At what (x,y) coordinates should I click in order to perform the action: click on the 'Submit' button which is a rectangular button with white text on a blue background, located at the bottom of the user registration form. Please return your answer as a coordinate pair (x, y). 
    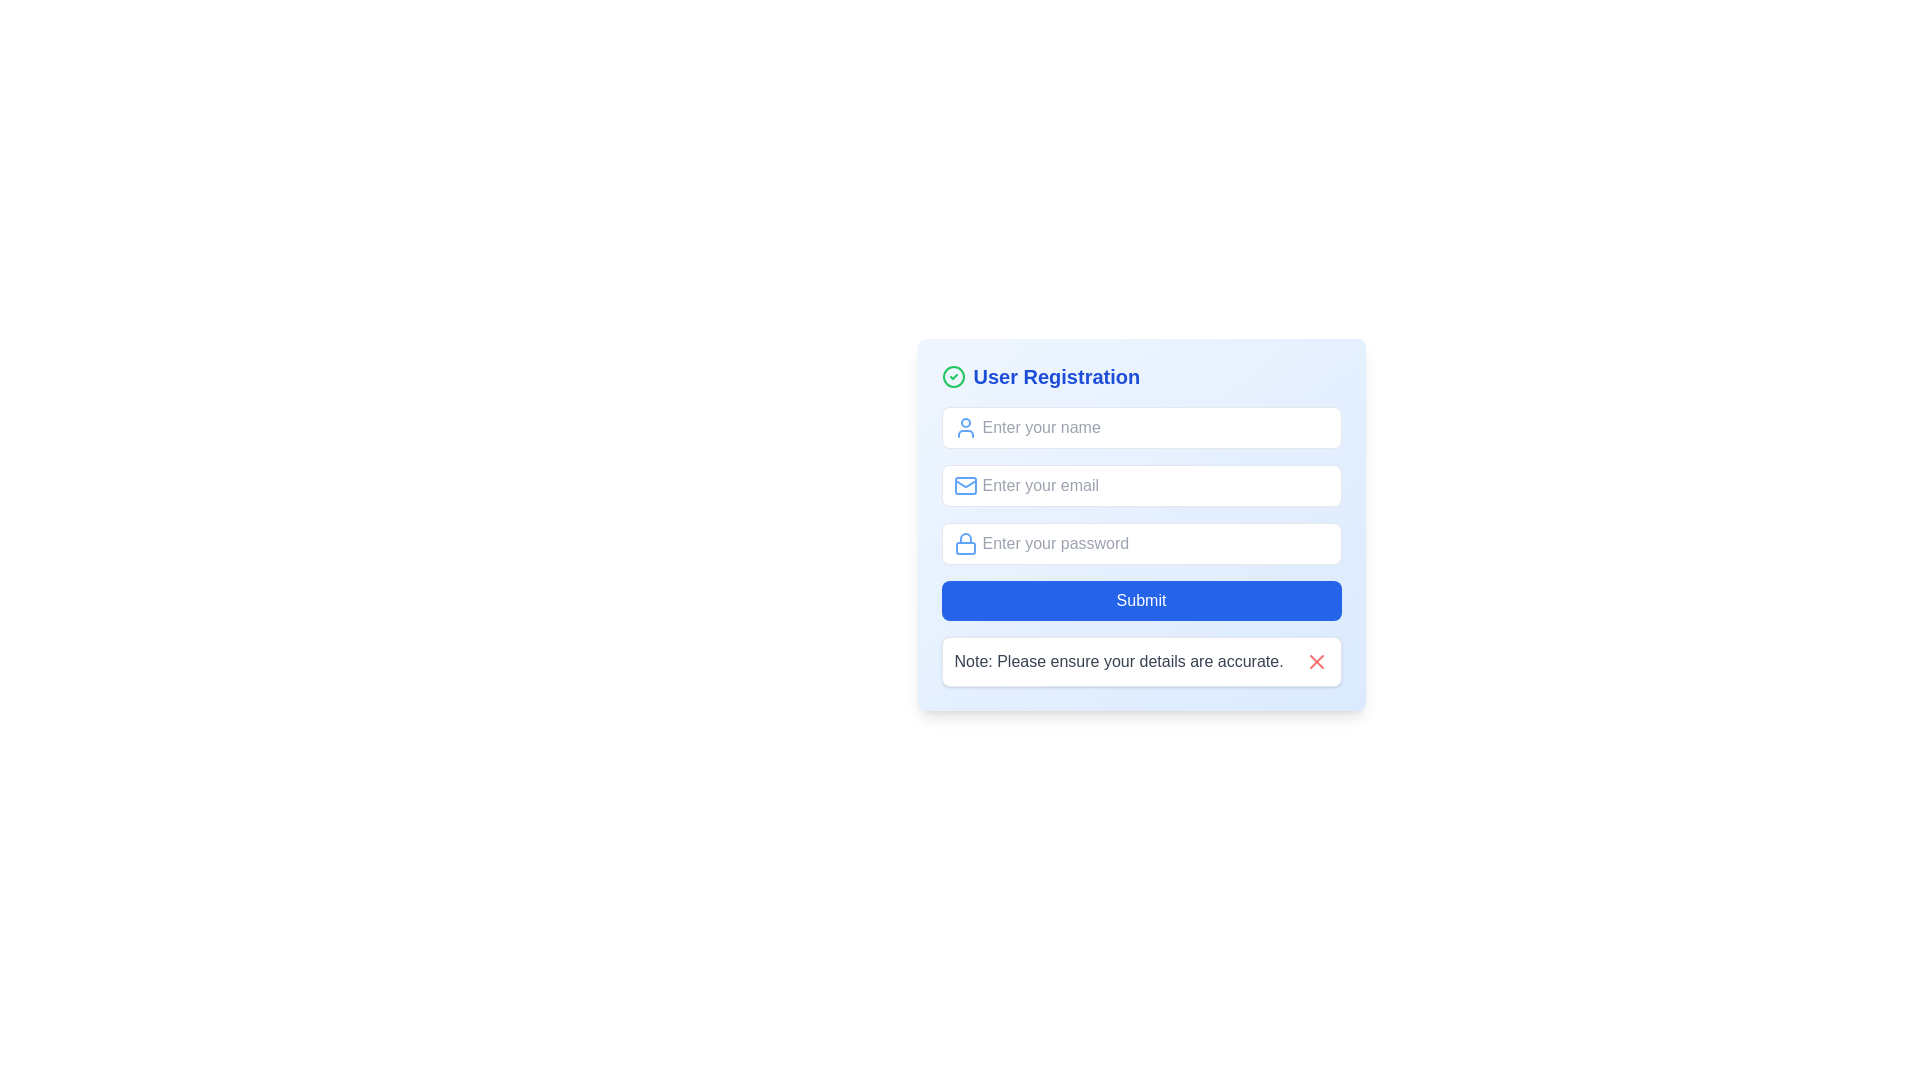
    Looking at the image, I should click on (1141, 600).